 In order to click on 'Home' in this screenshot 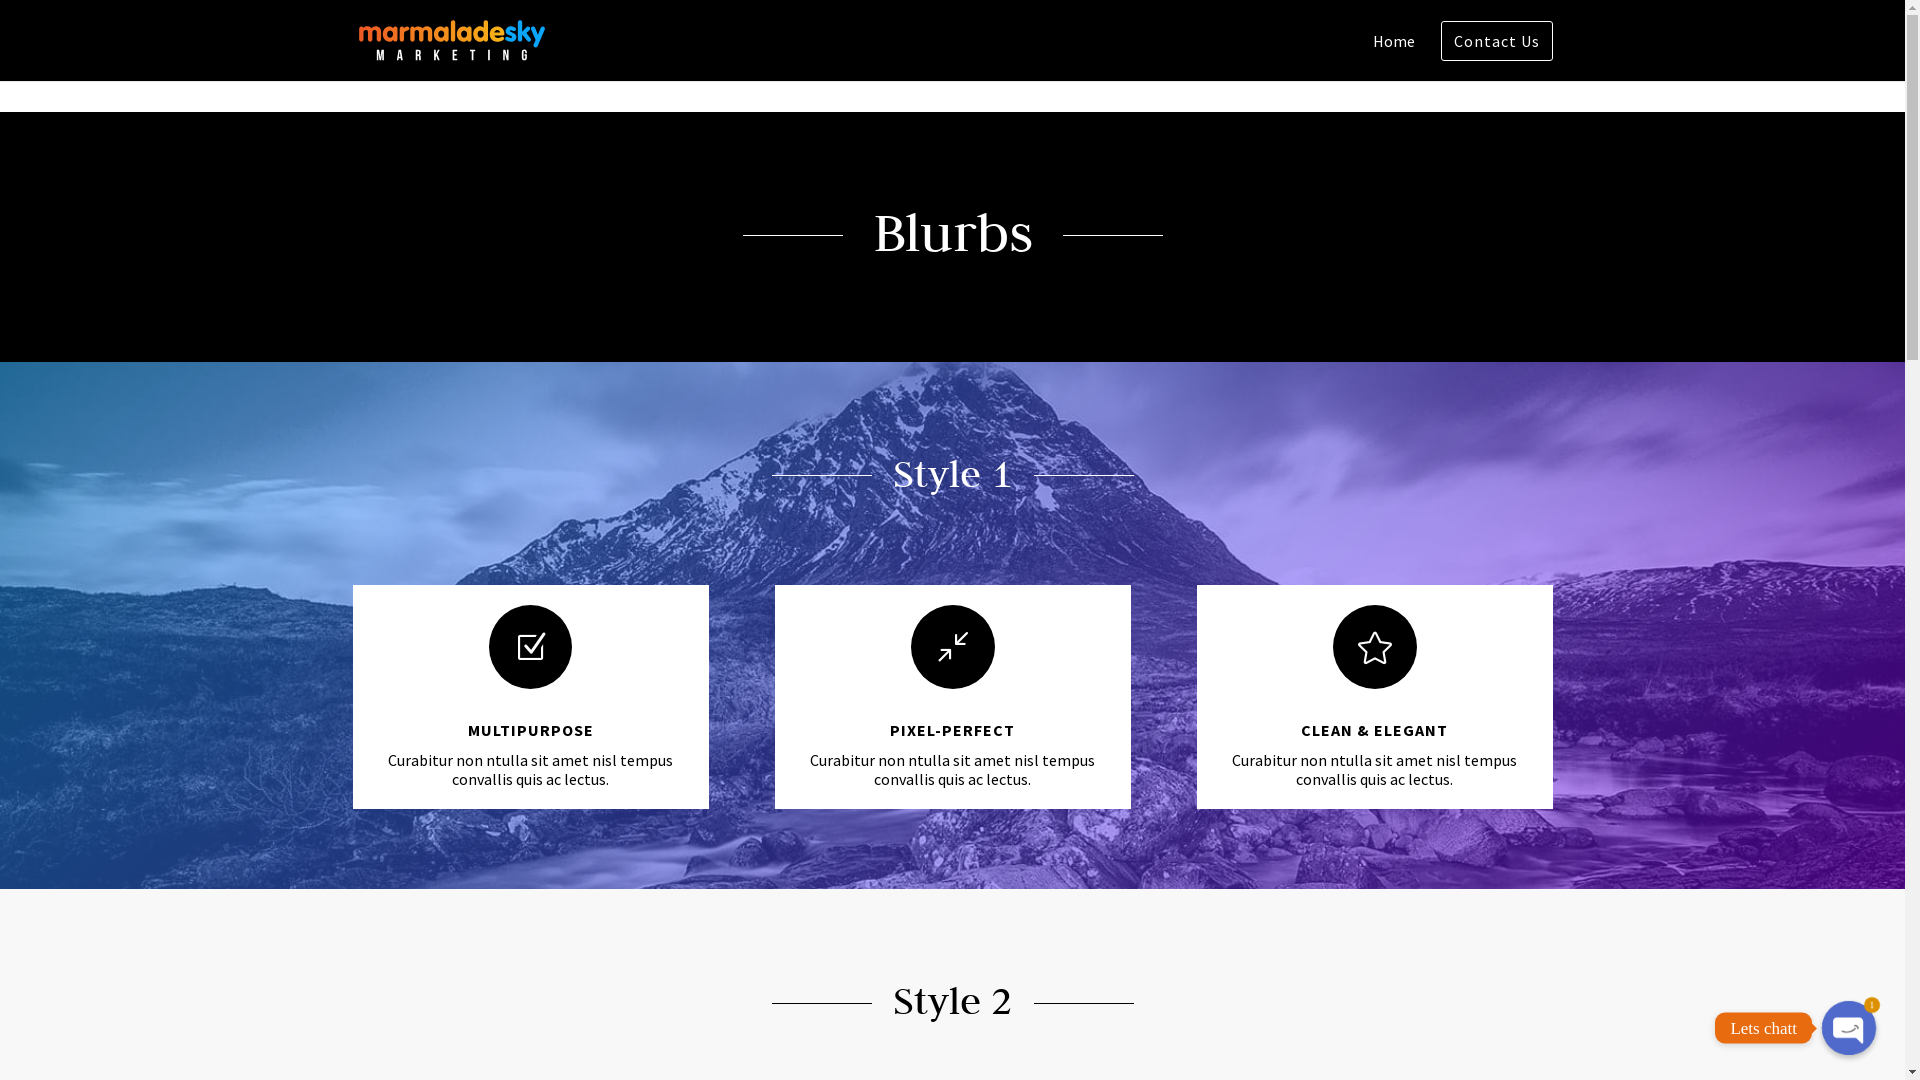, I will do `click(1391, 56)`.